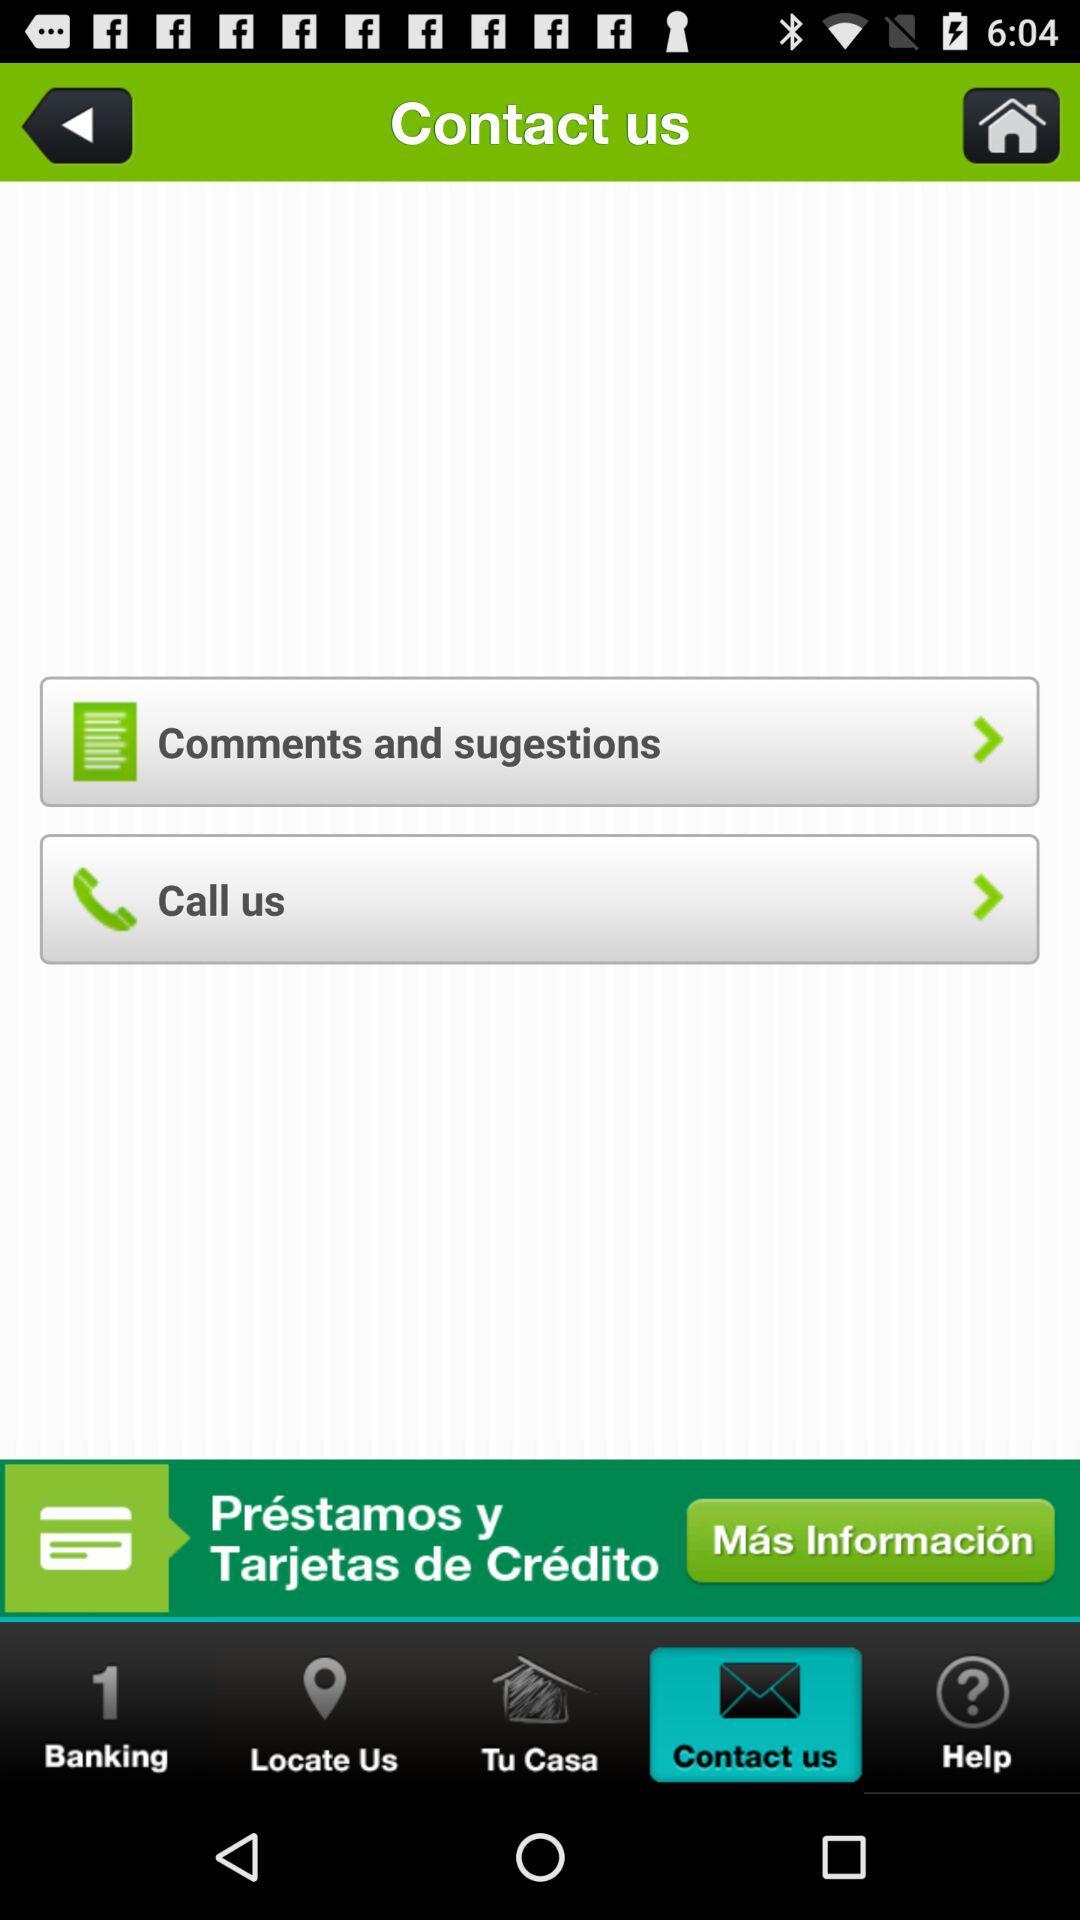 Image resolution: width=1080 pixels, height=1920 pixels. What do you see at coordinates (756, 1828) in the screenshot?
I see `the email icon` at bounding box center [756, 1828].